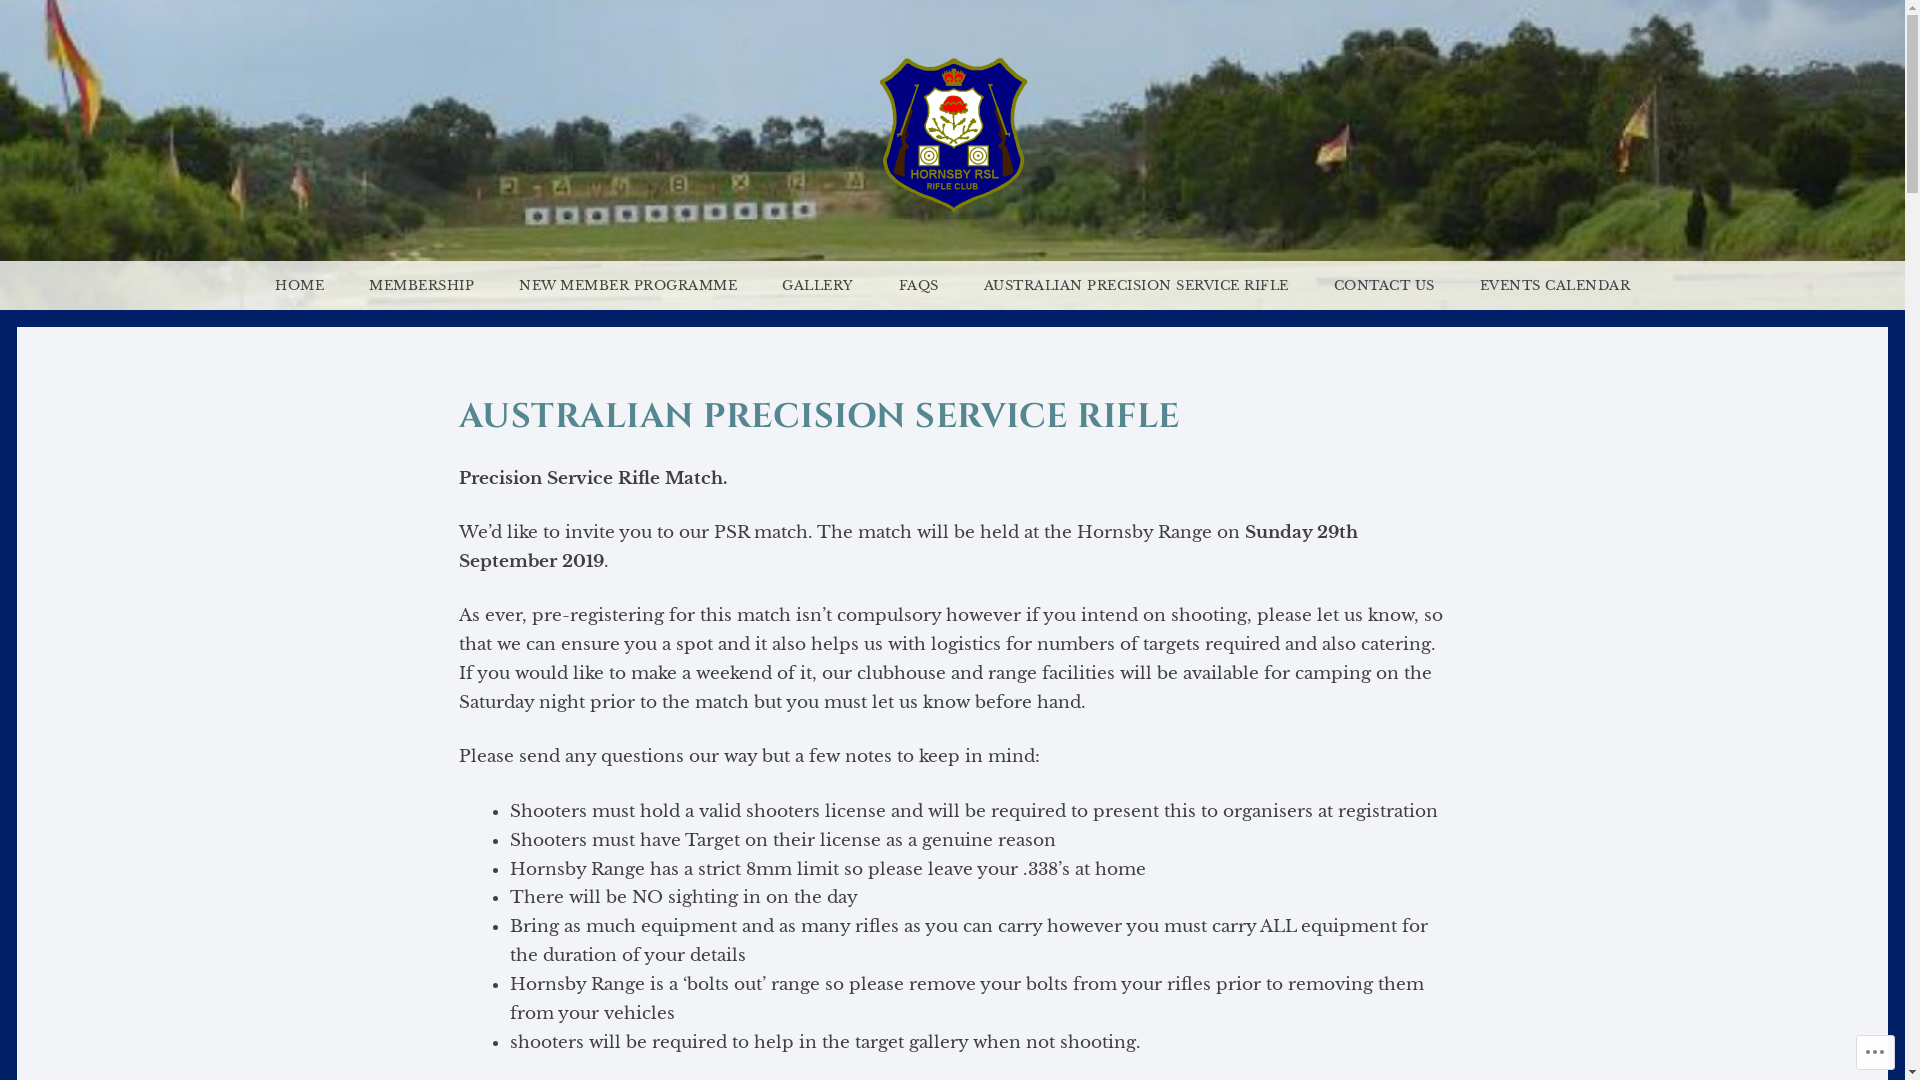  Describe the element at coordinates (420, 285) in the screenshot. I see `'MEMBERSHIP'` at that location.